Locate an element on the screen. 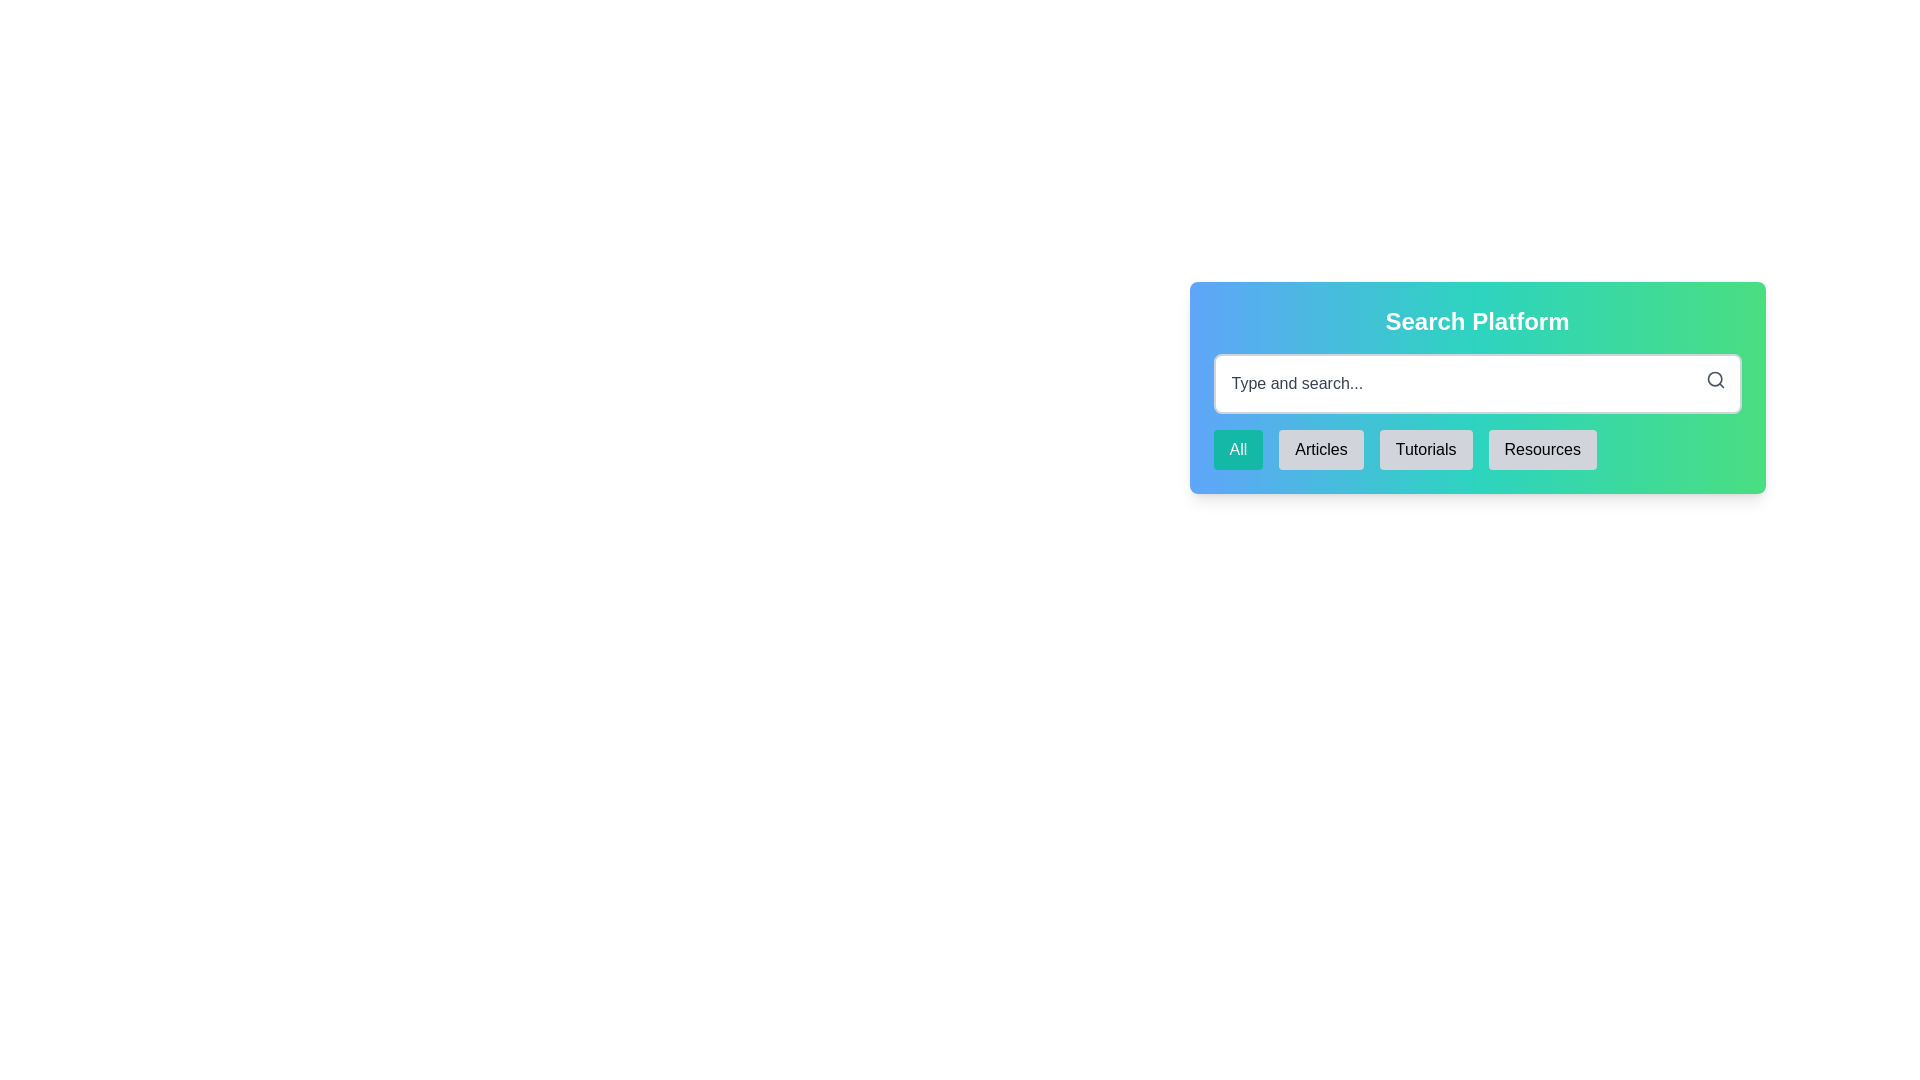 Image resolution: width=1920 pixels, height=1080 pixels. the Icon button located in the top-right corner of the 'Type and search...' input field is located at coordinates (1714, 380).